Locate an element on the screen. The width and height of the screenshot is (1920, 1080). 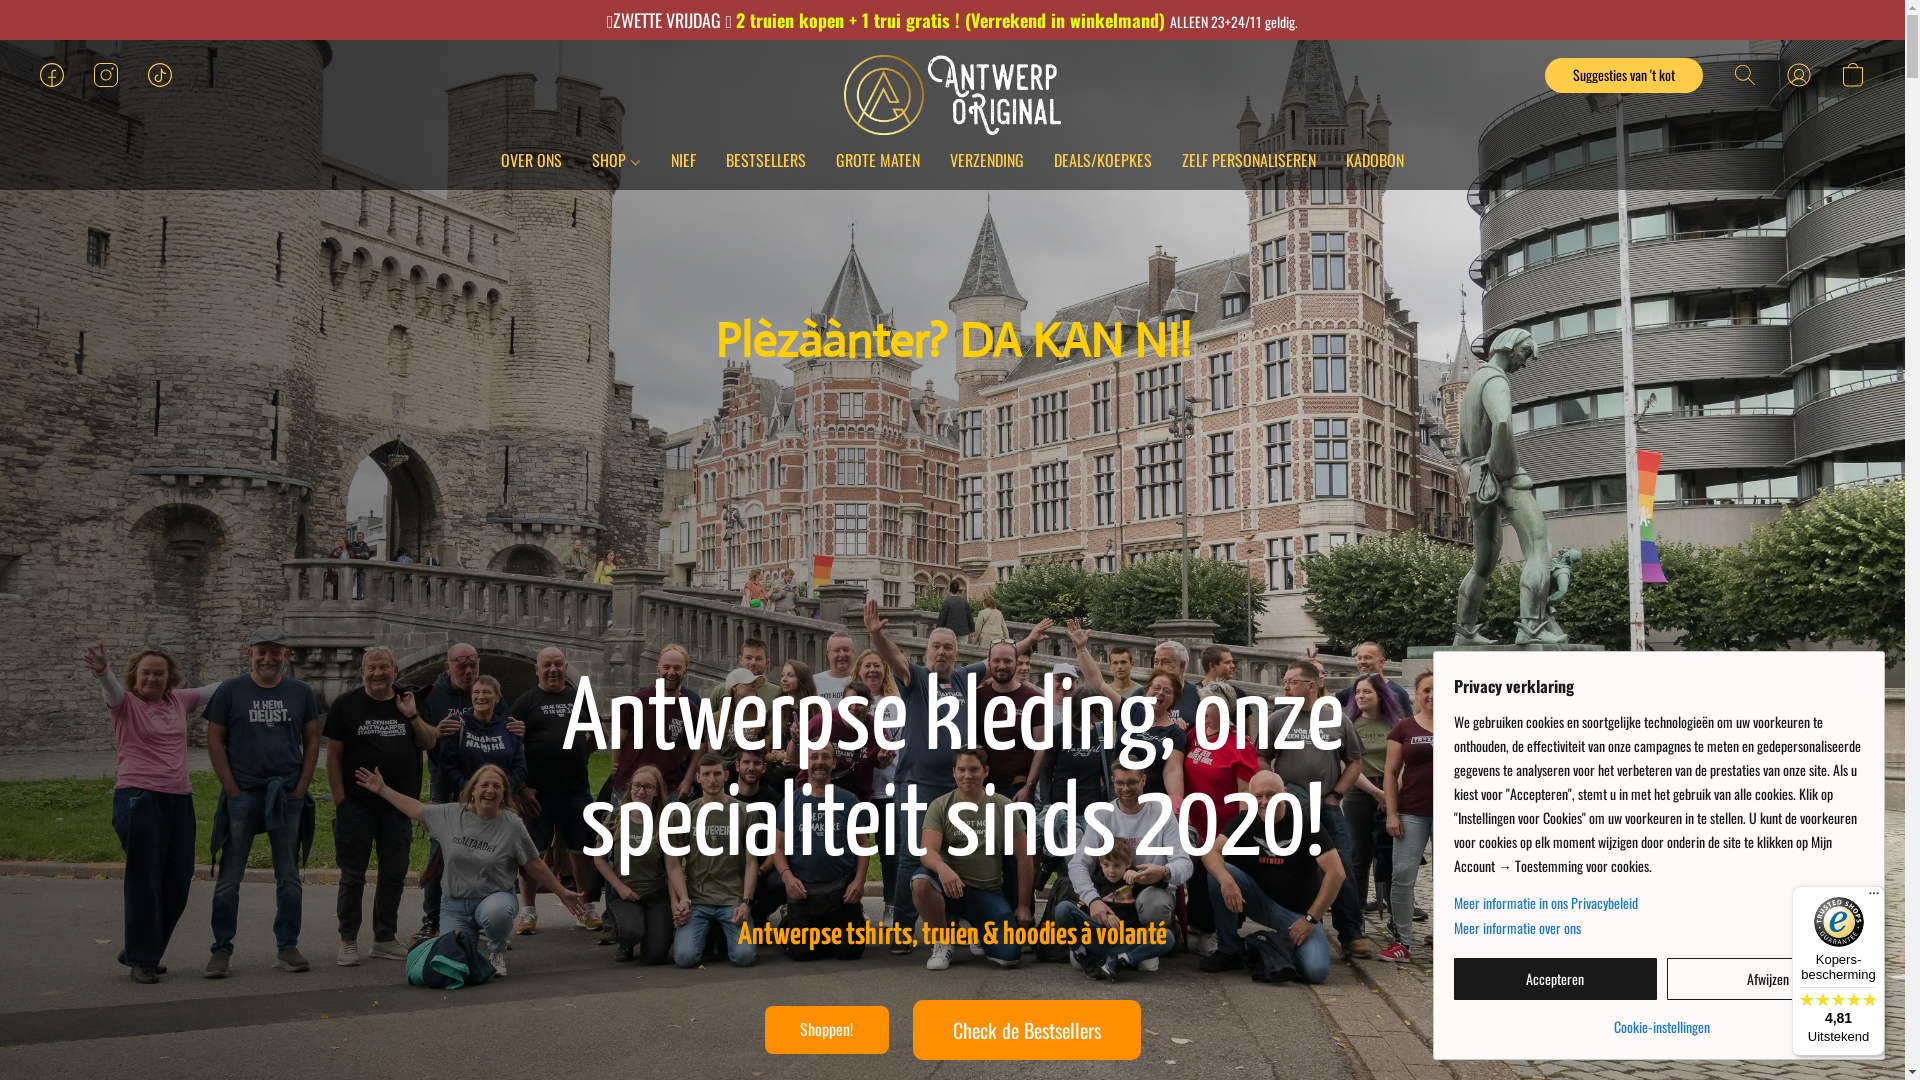
'VERZENDING' is located at coordinates (934, 158).